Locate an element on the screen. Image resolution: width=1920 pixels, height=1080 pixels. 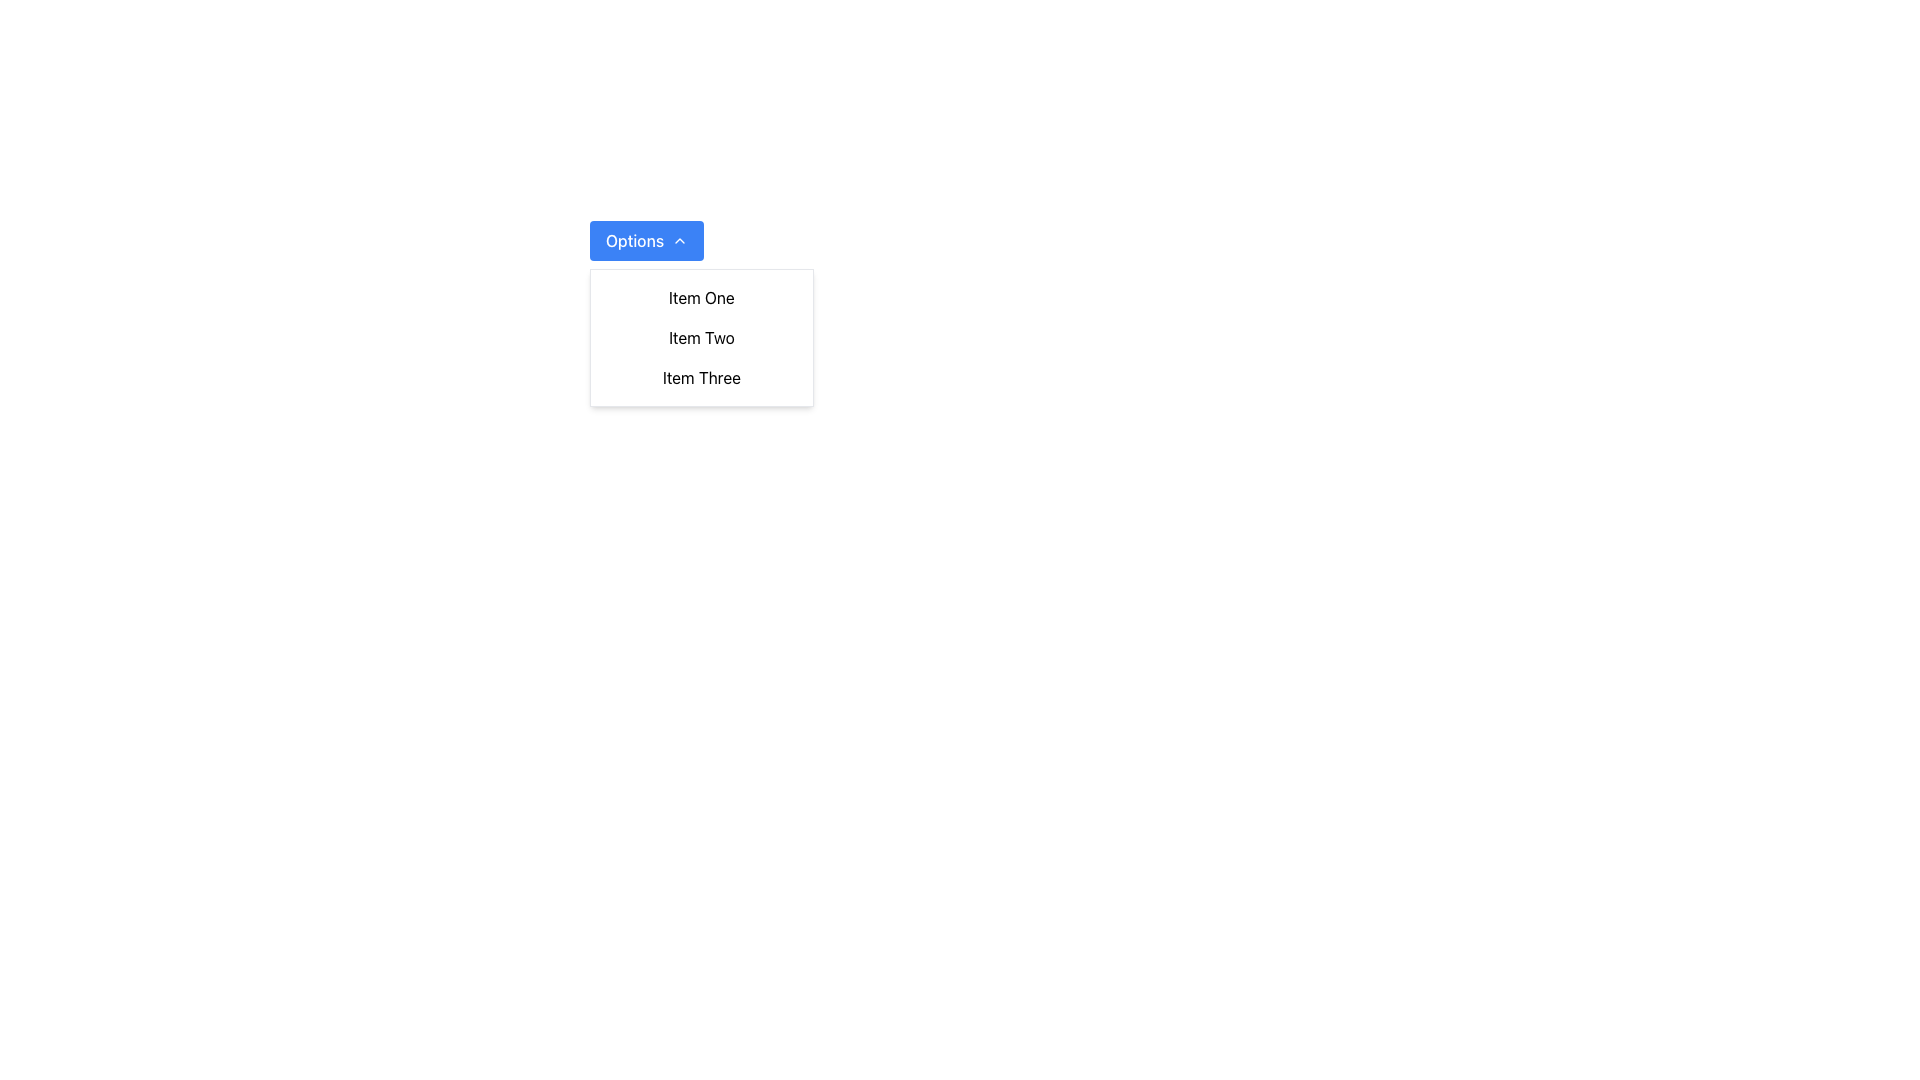
the toggle button that expands or collapses the dropdown menu located at the top of the dropdown menu component is located at coordinates (647, 239).